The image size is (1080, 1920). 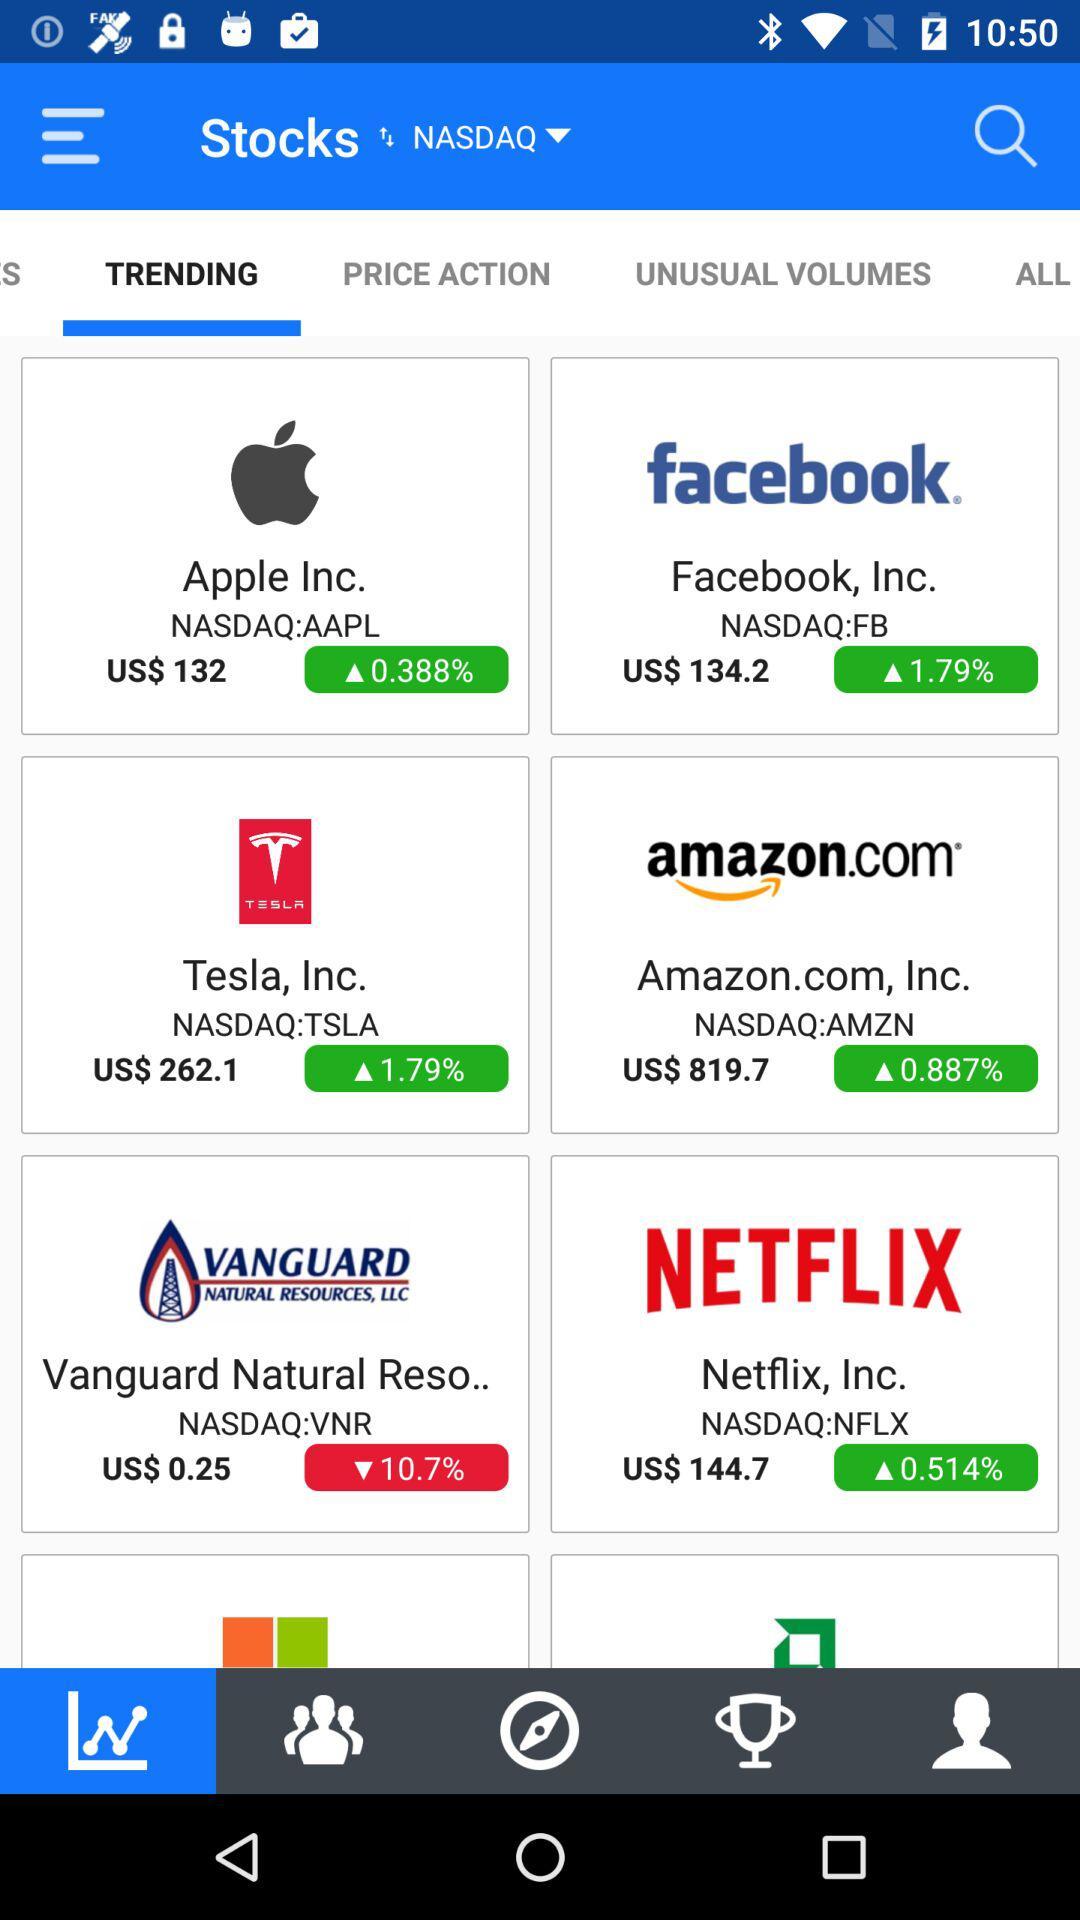 I want to click on the item to the left of stocks, so click(x=72, y=135).